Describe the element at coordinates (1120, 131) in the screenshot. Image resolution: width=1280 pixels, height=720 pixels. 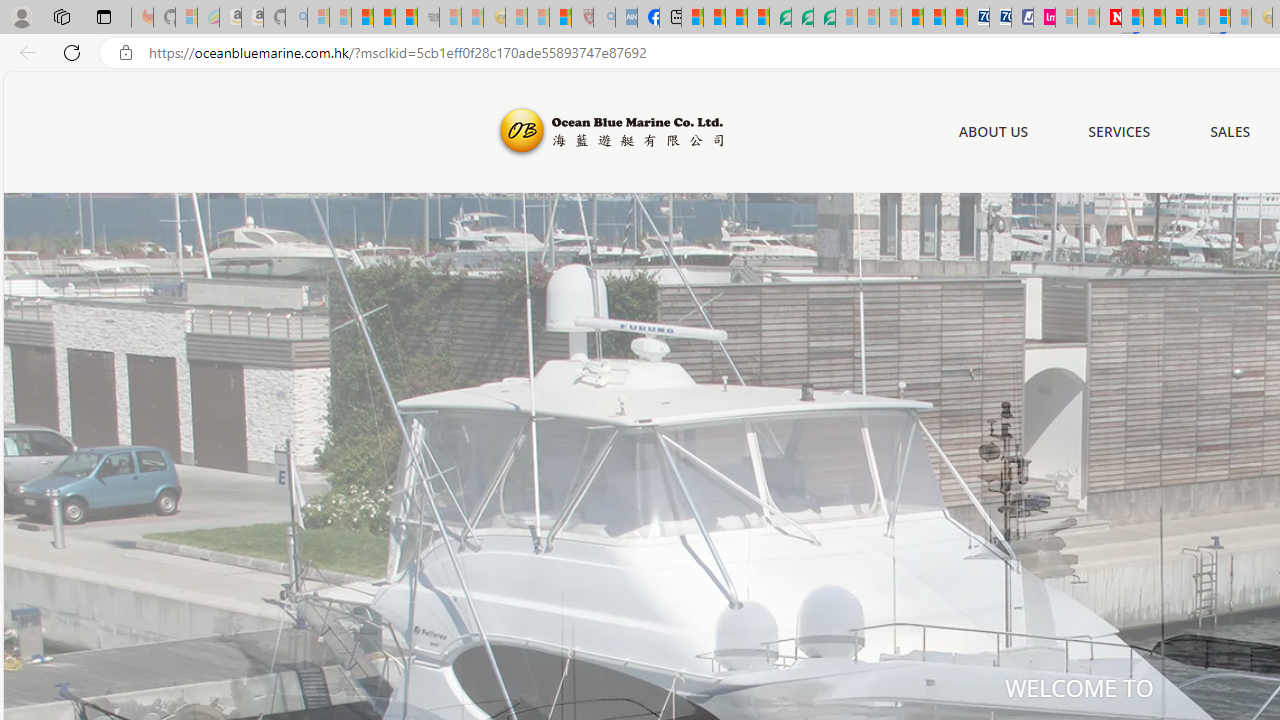
I see `'SERVICES'` at that location.